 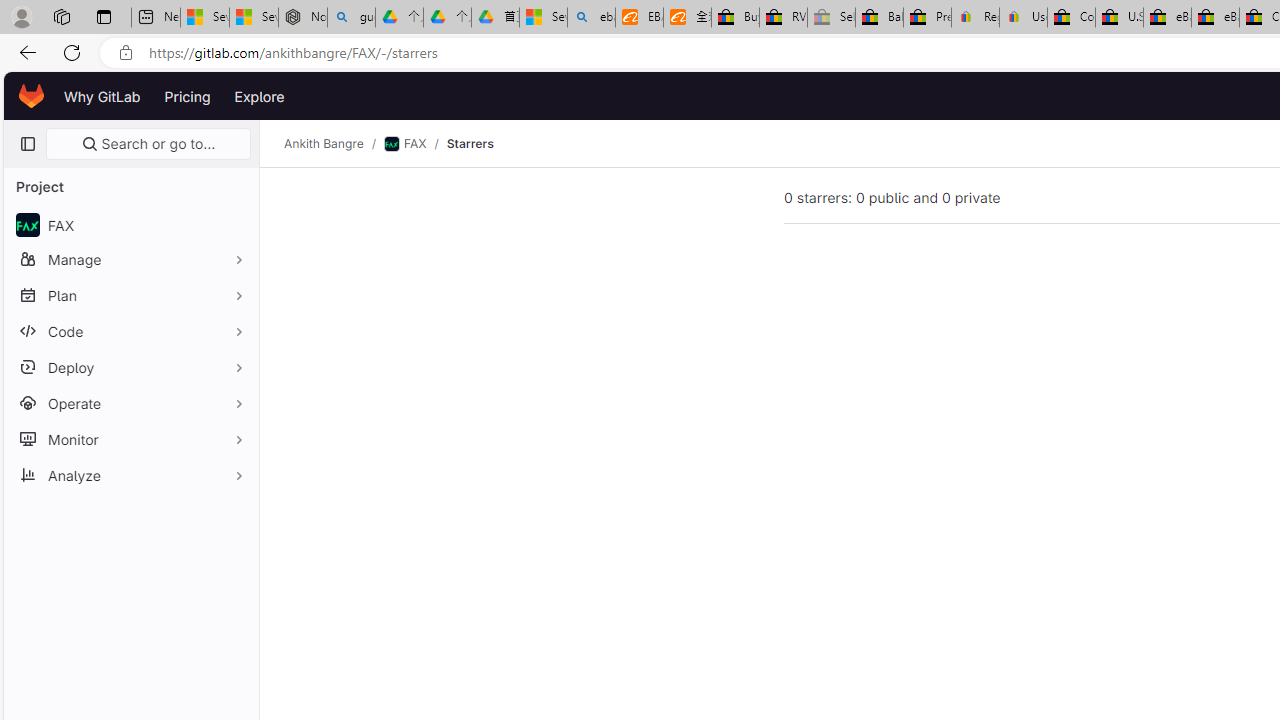 I want to click on 'Refresh', so click(x=72, y=51).